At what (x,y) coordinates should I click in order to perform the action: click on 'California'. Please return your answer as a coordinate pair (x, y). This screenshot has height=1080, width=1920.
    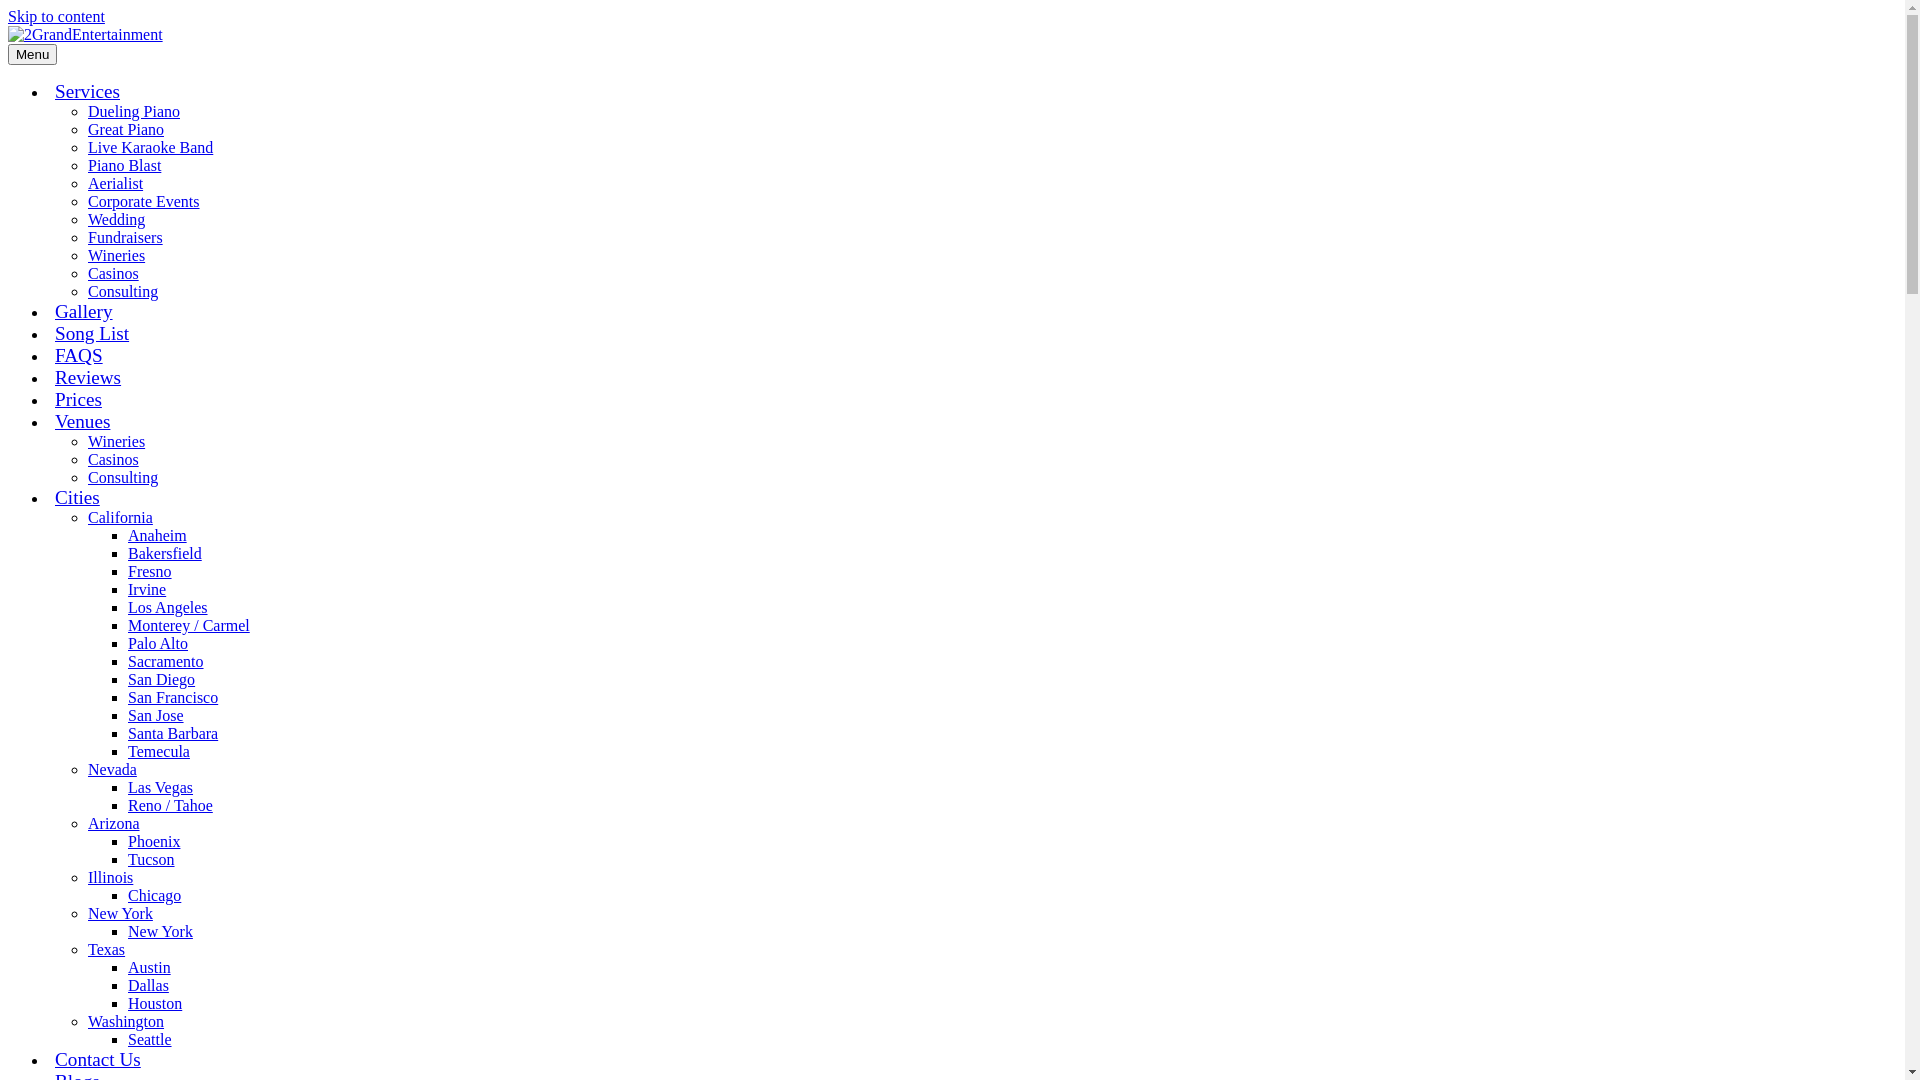
    Looking at the image, I should click on (119, 516).